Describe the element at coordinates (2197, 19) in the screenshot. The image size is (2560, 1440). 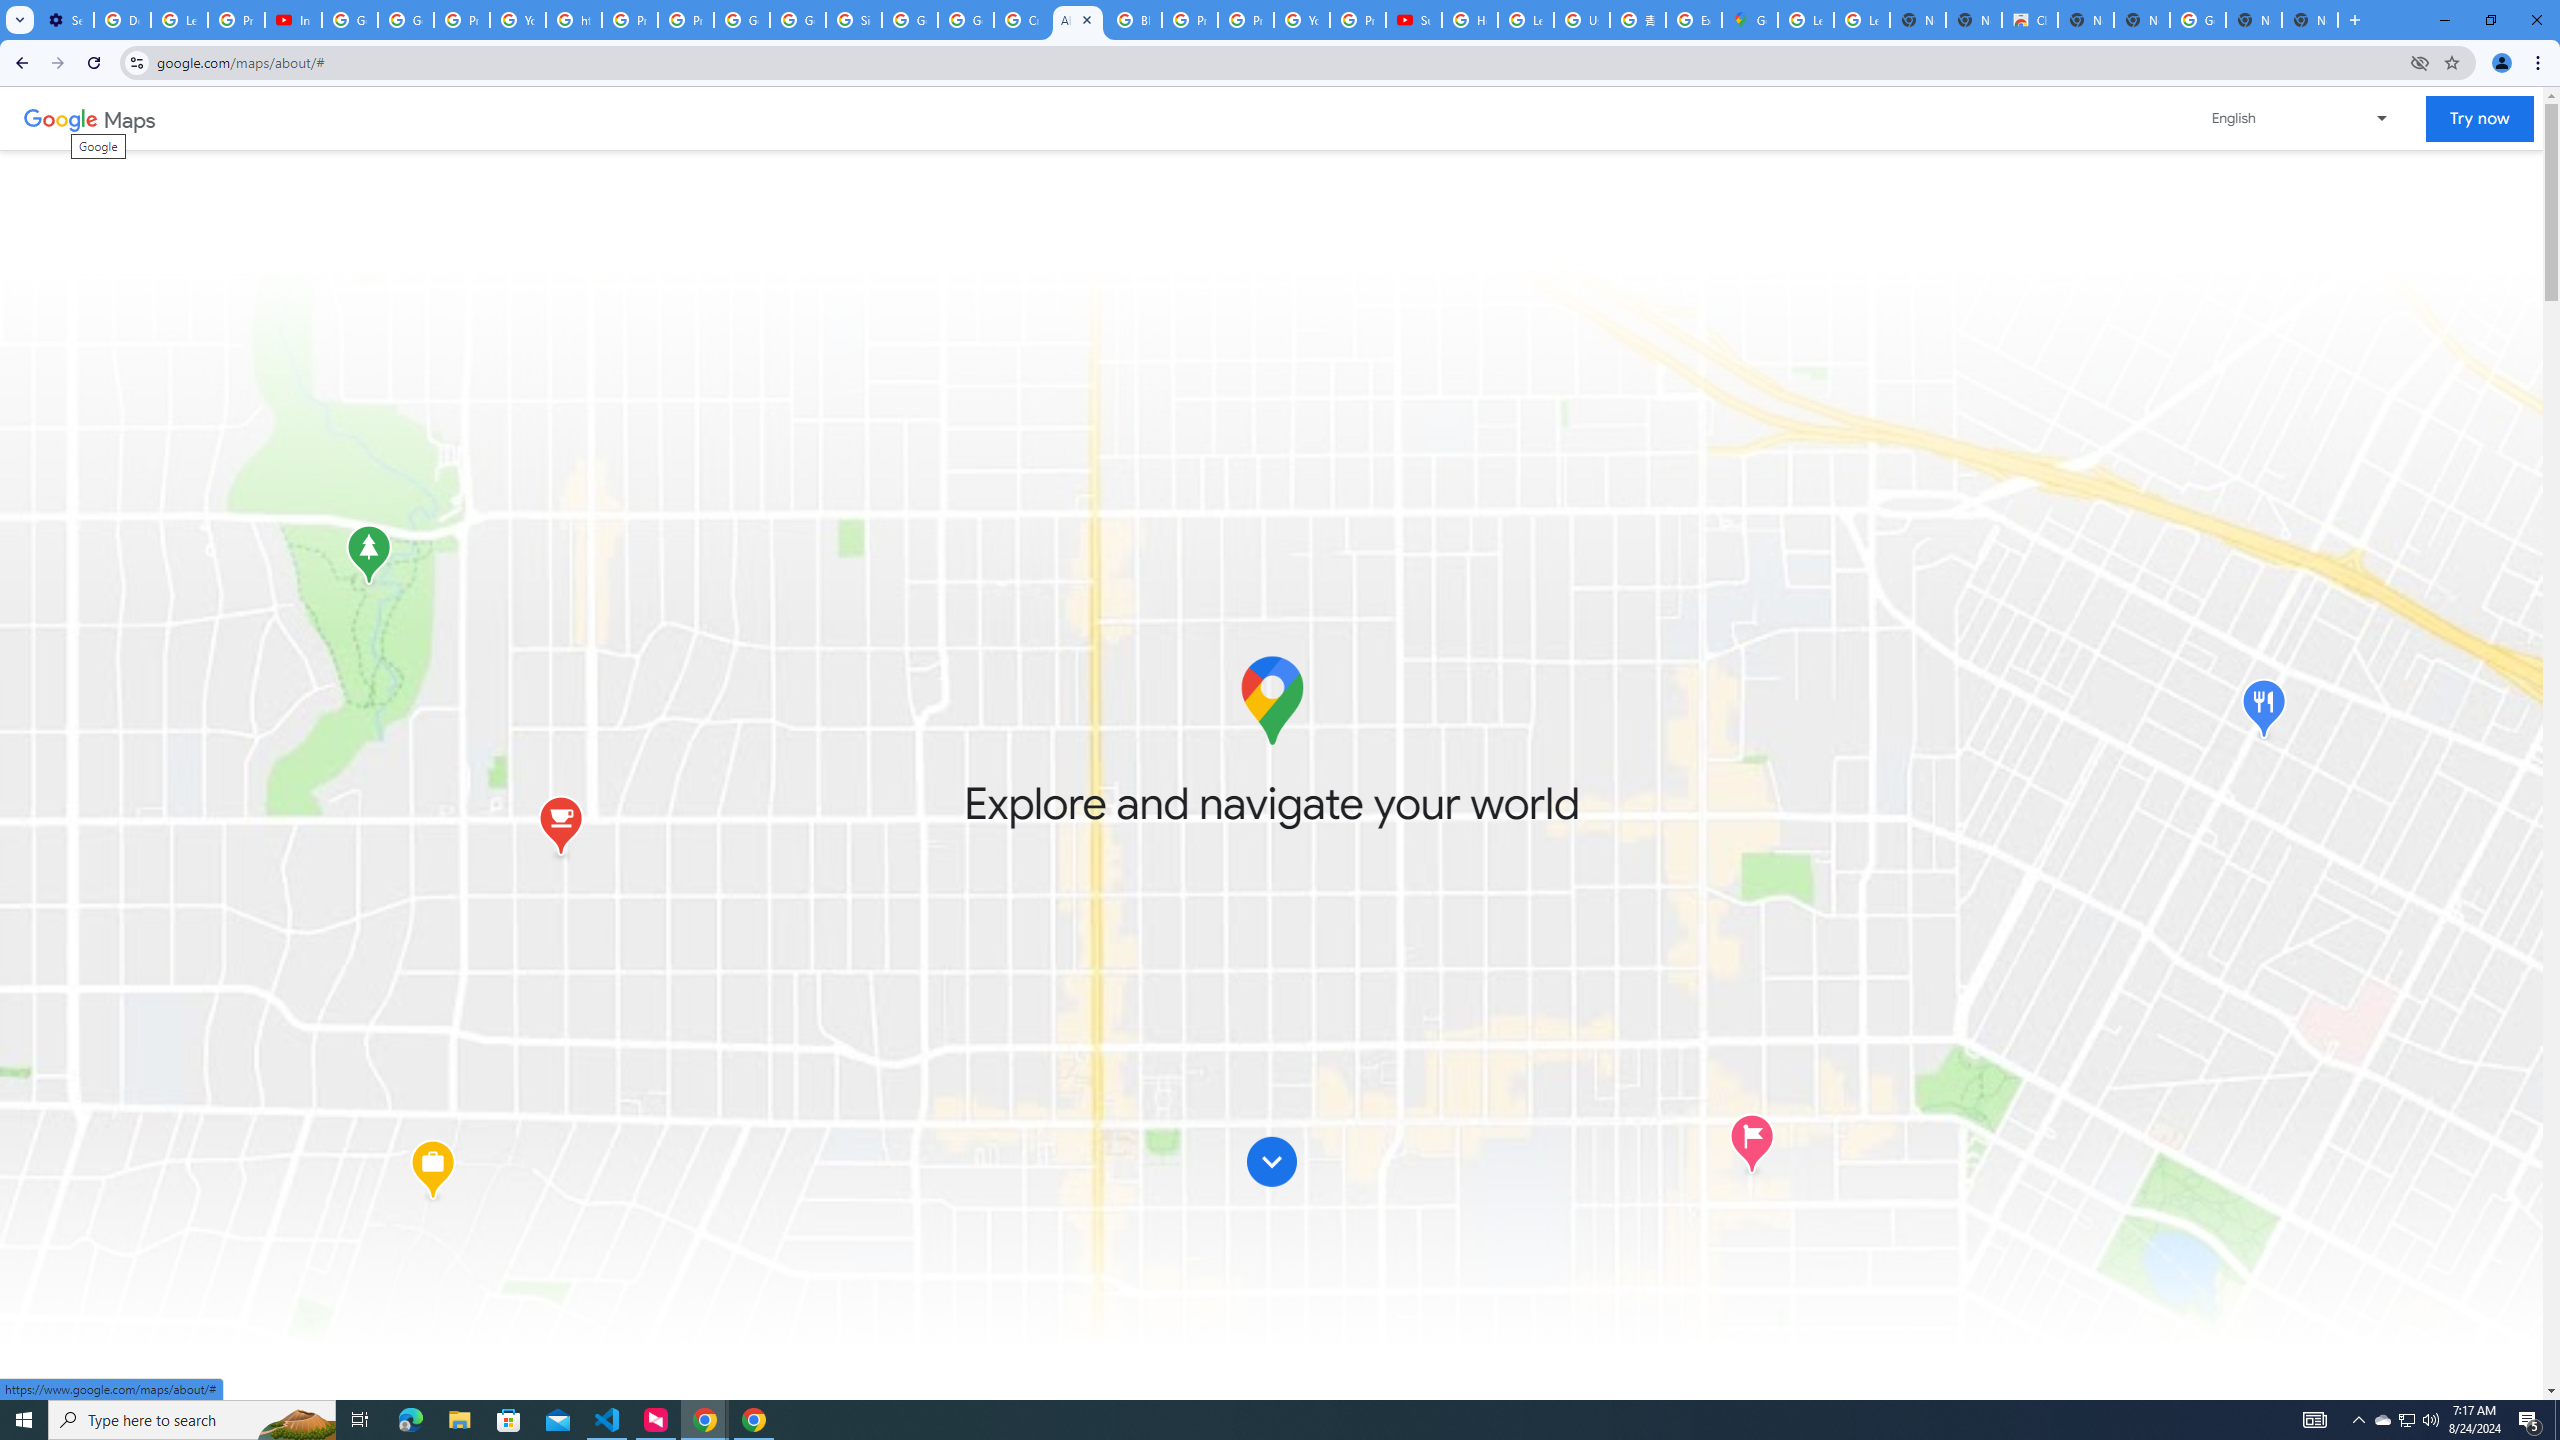
I see `'Google Images'` at that location.